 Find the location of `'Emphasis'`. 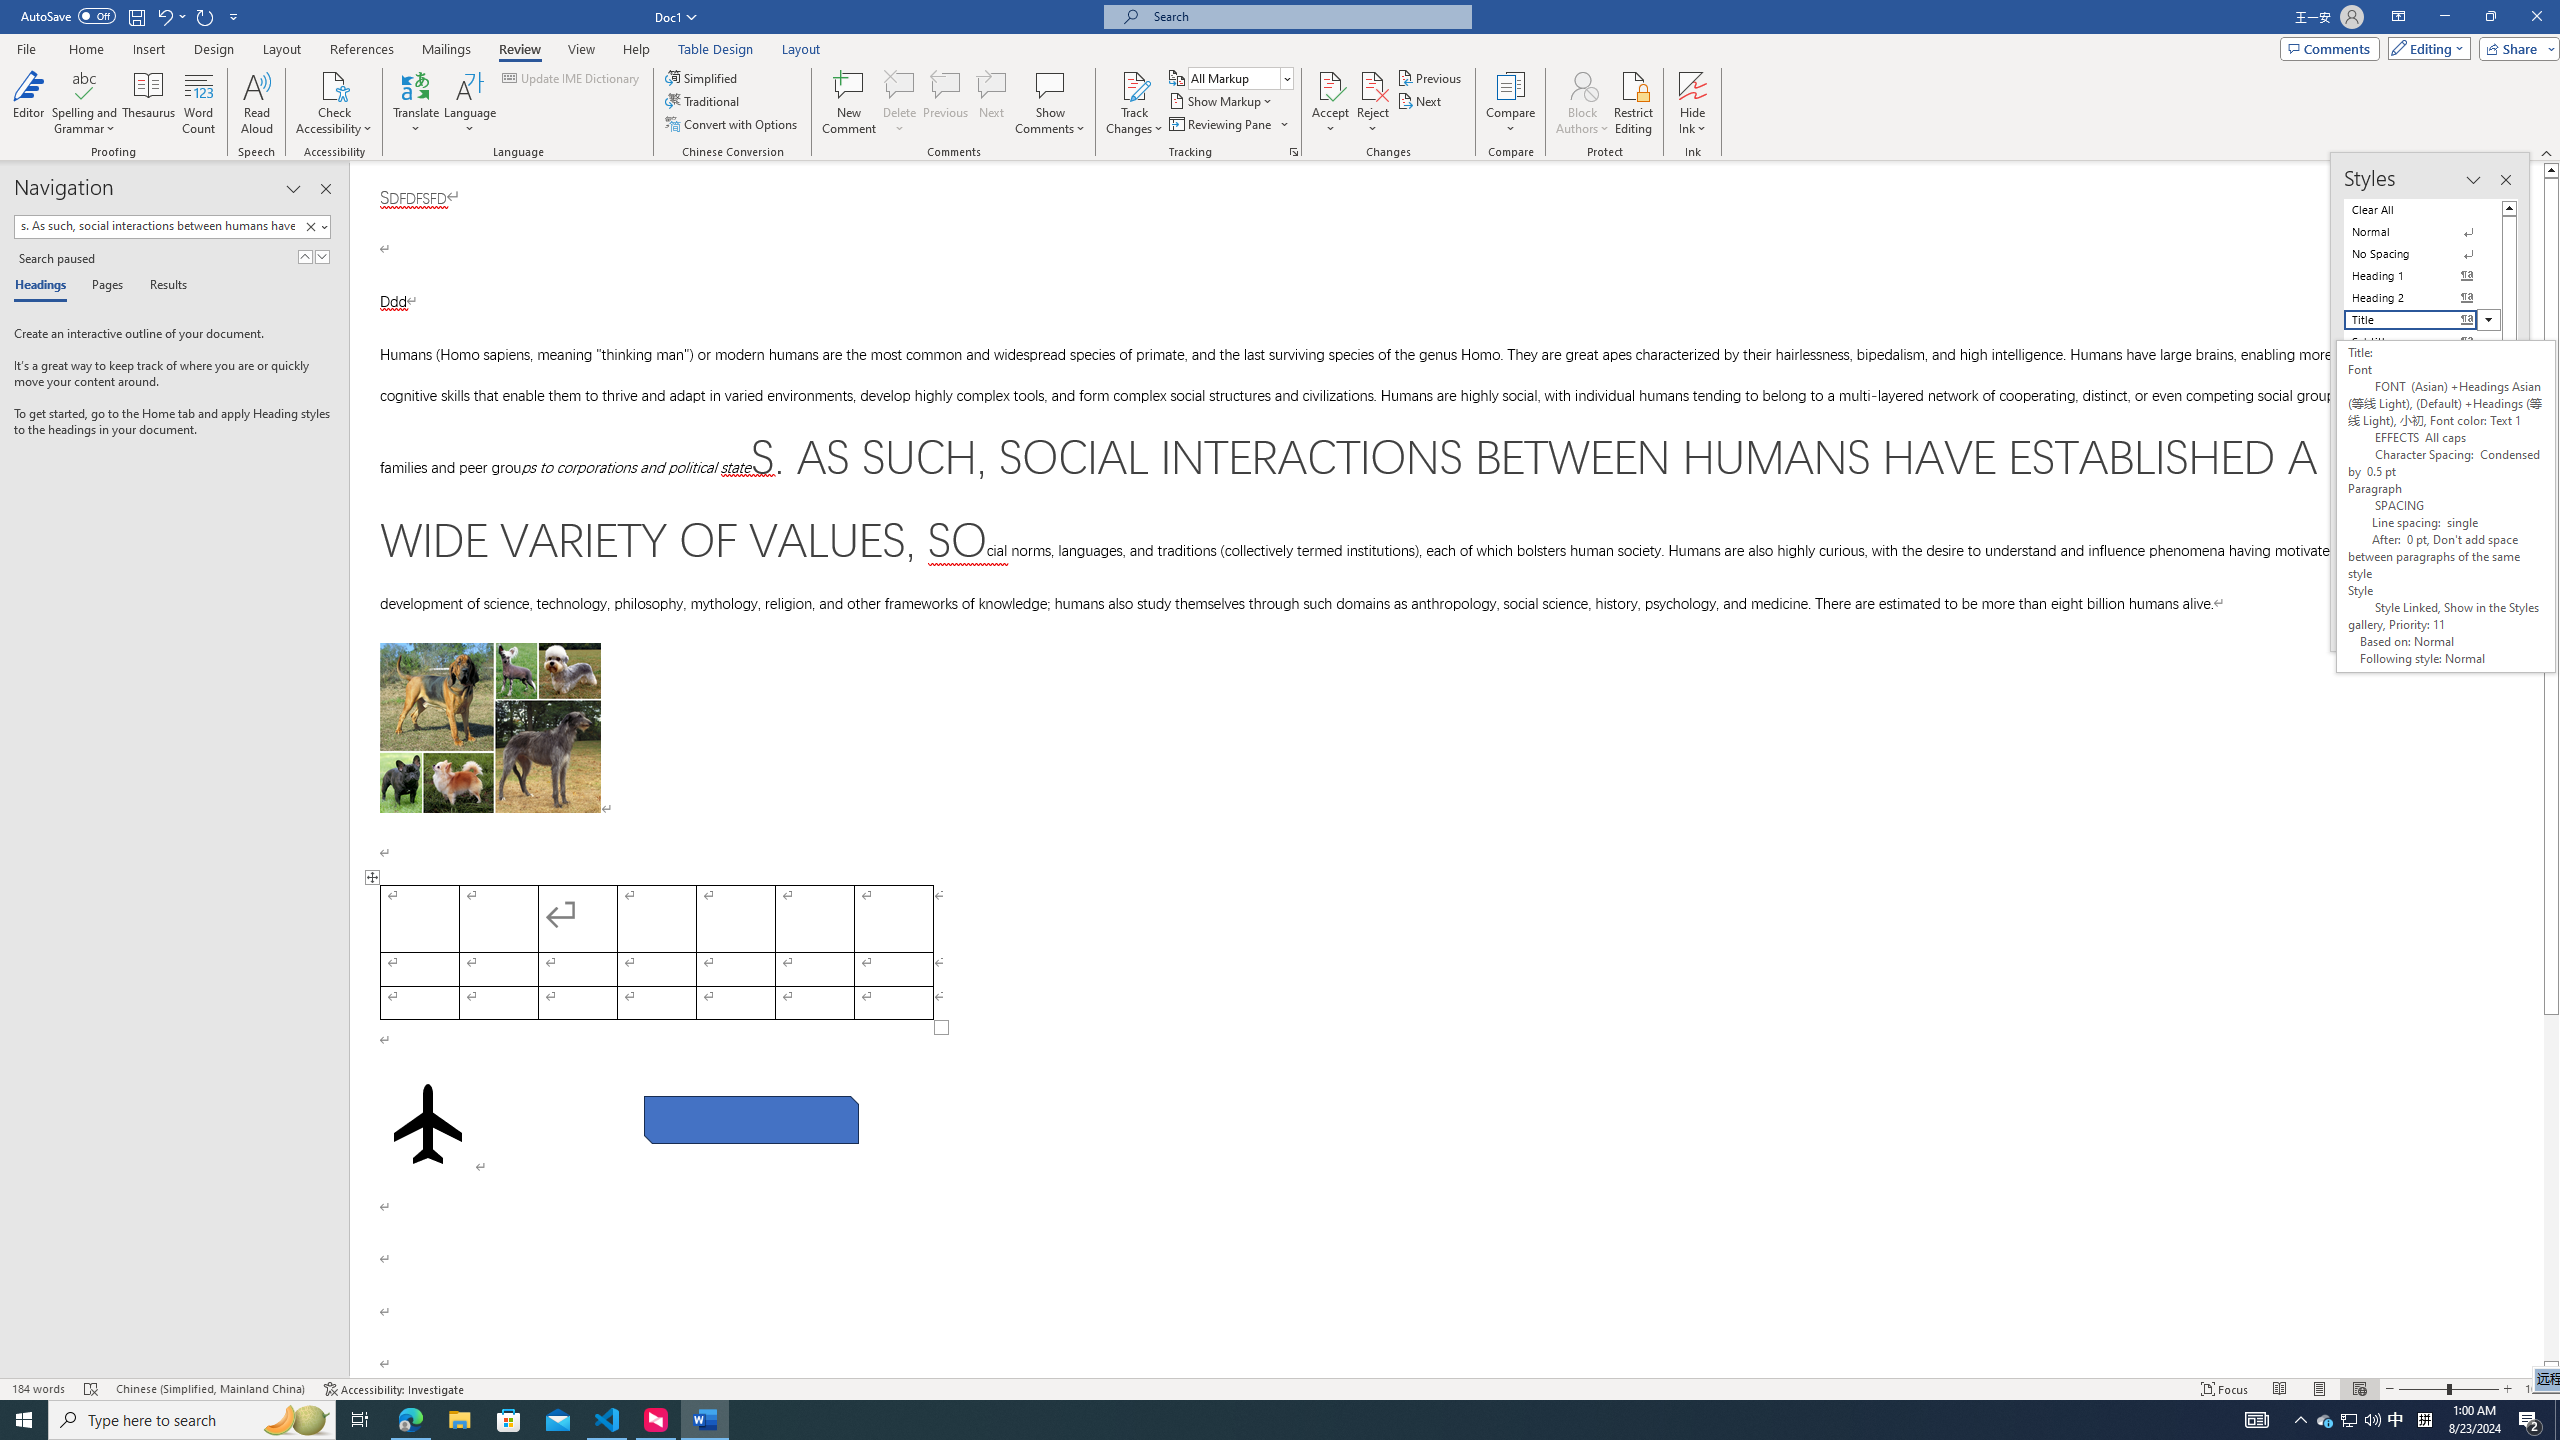

'Emphasis' is located at coordinates (2422, 384).